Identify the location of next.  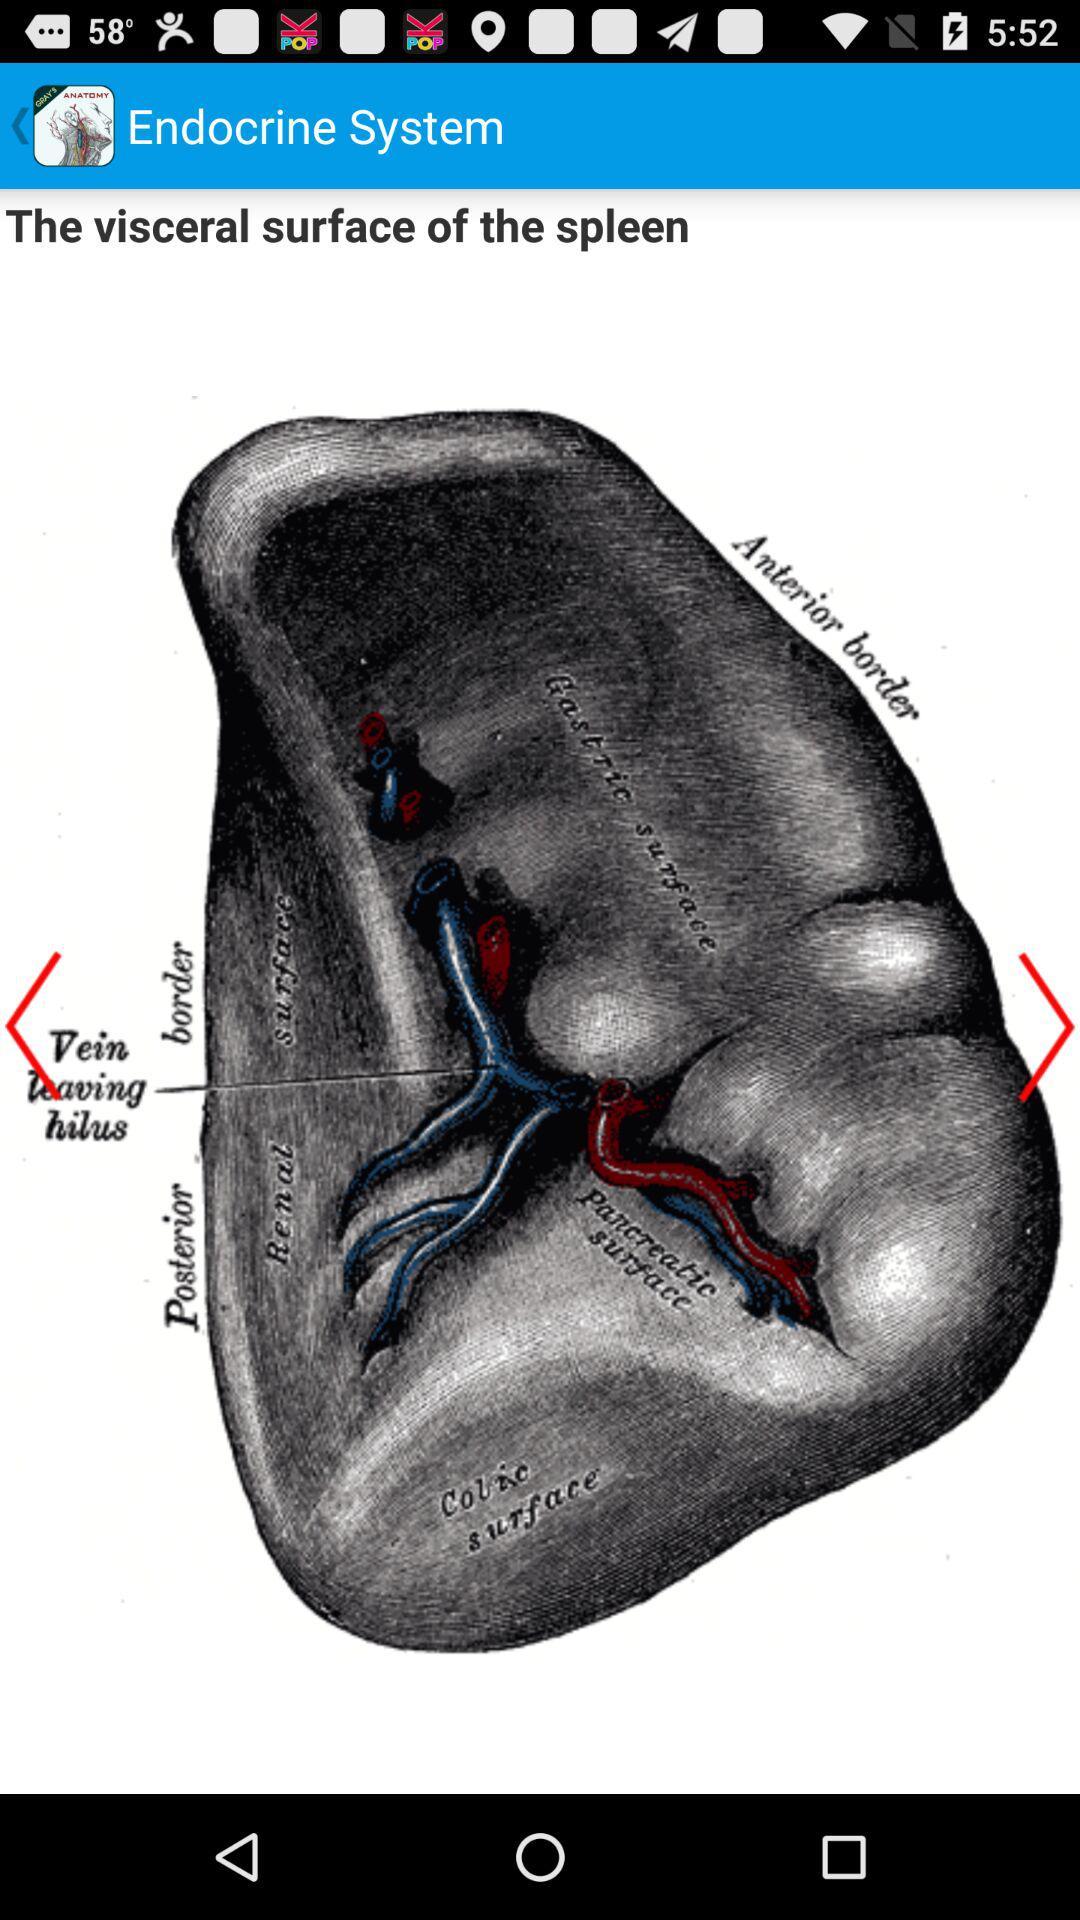
(1045, 1026).